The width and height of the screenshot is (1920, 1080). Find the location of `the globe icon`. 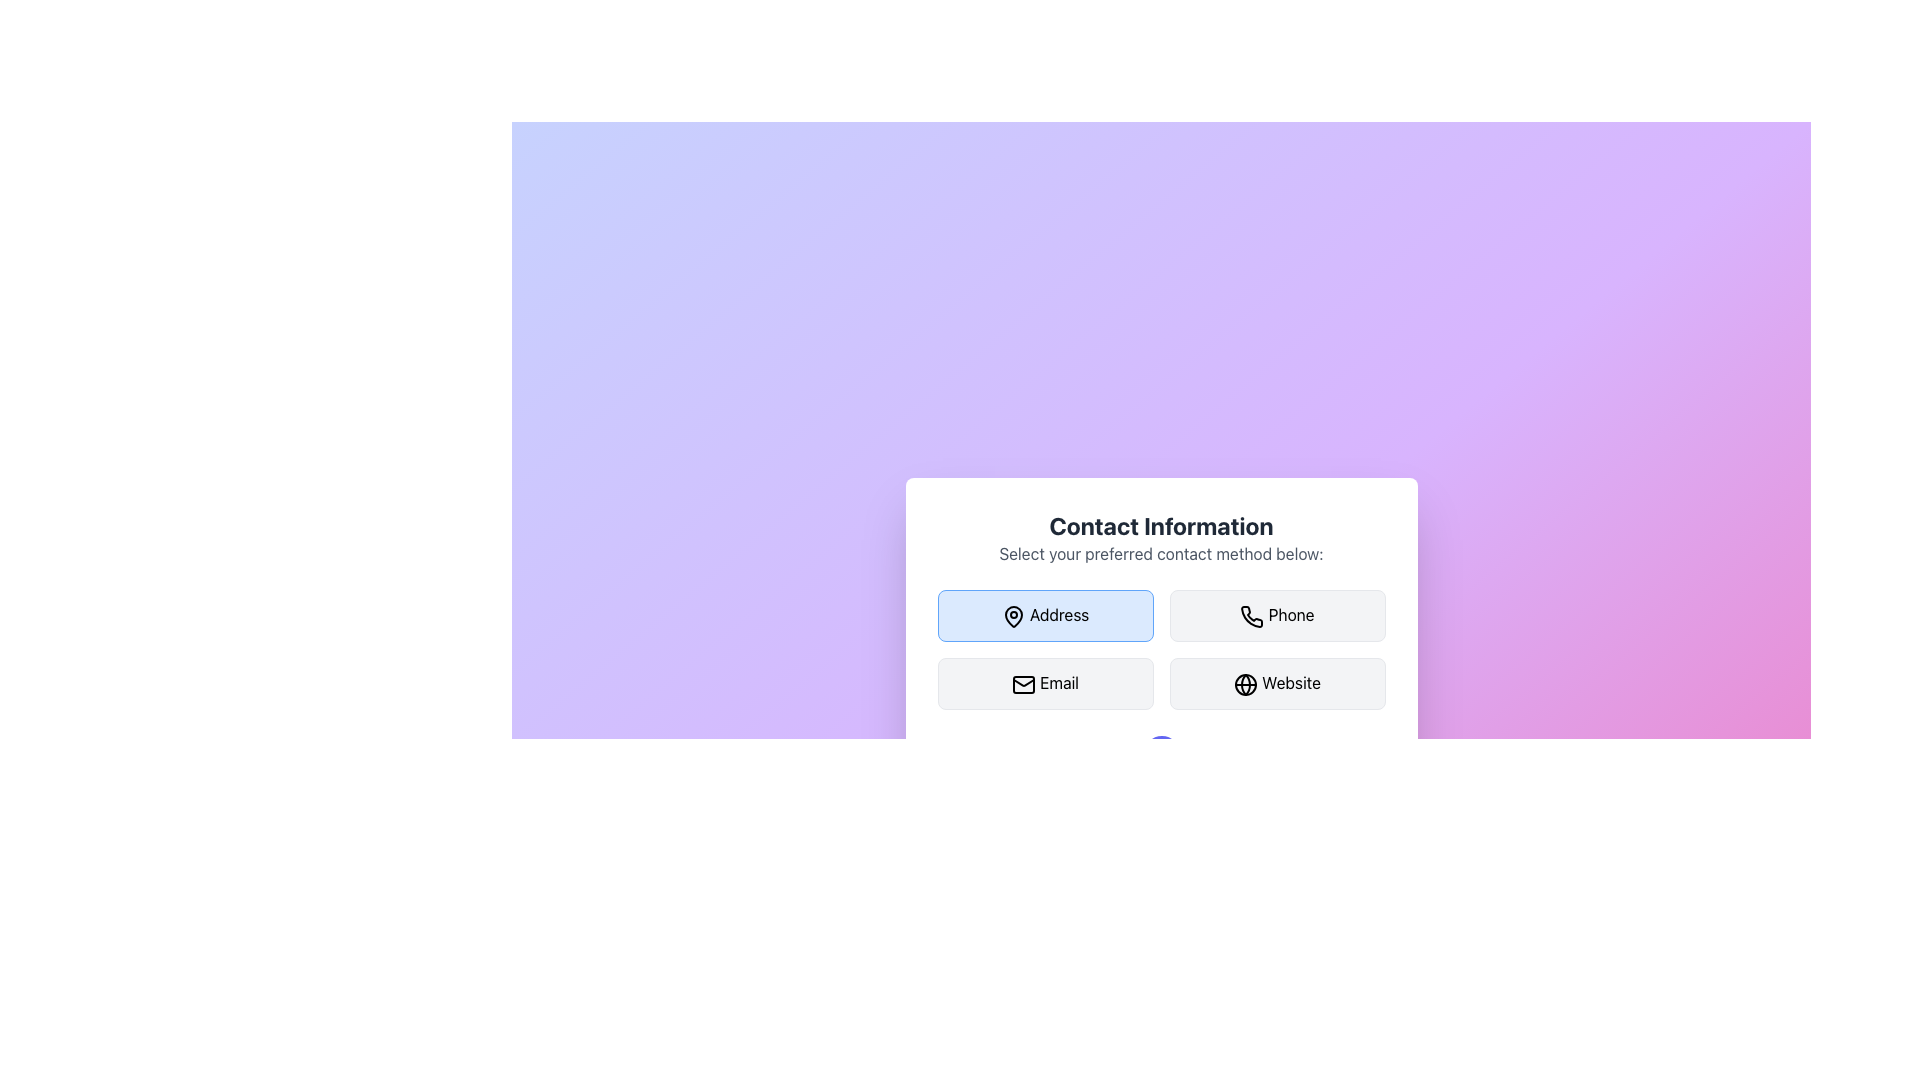

the globe icon is located at coordinates (1245, 683).